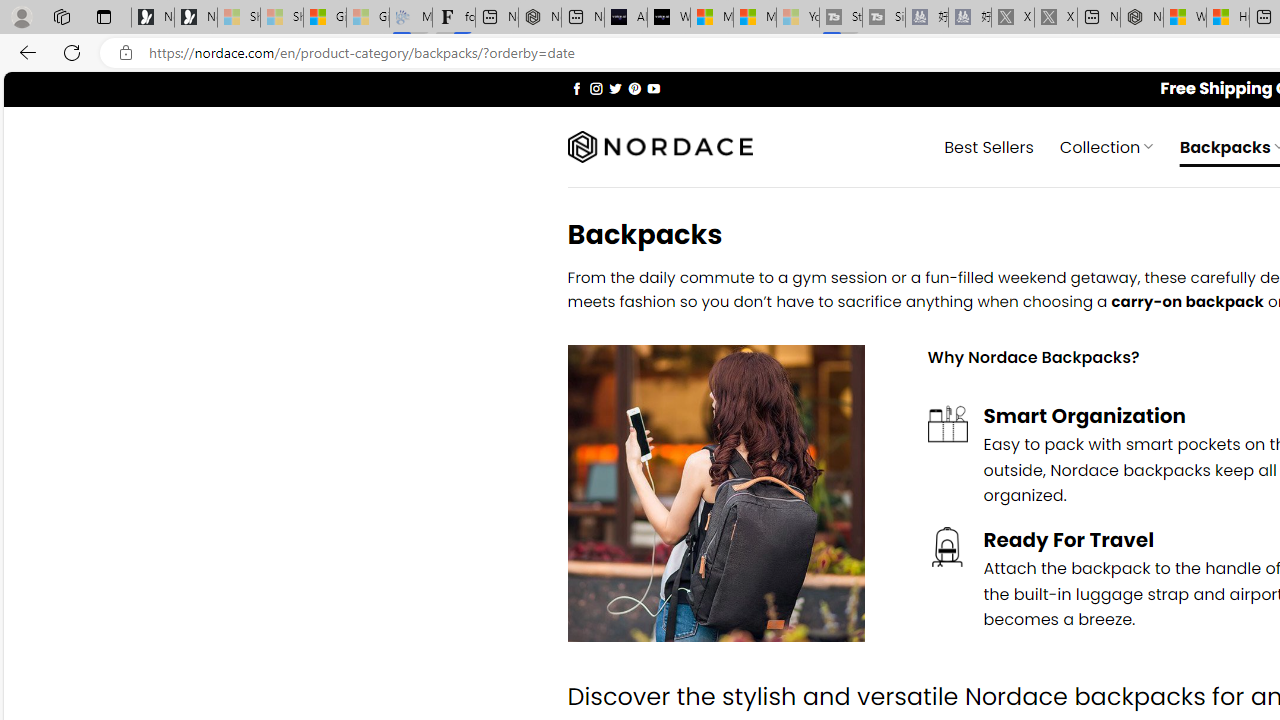  I want to click on 'Microsoft Start Sports', so click(712, 17).